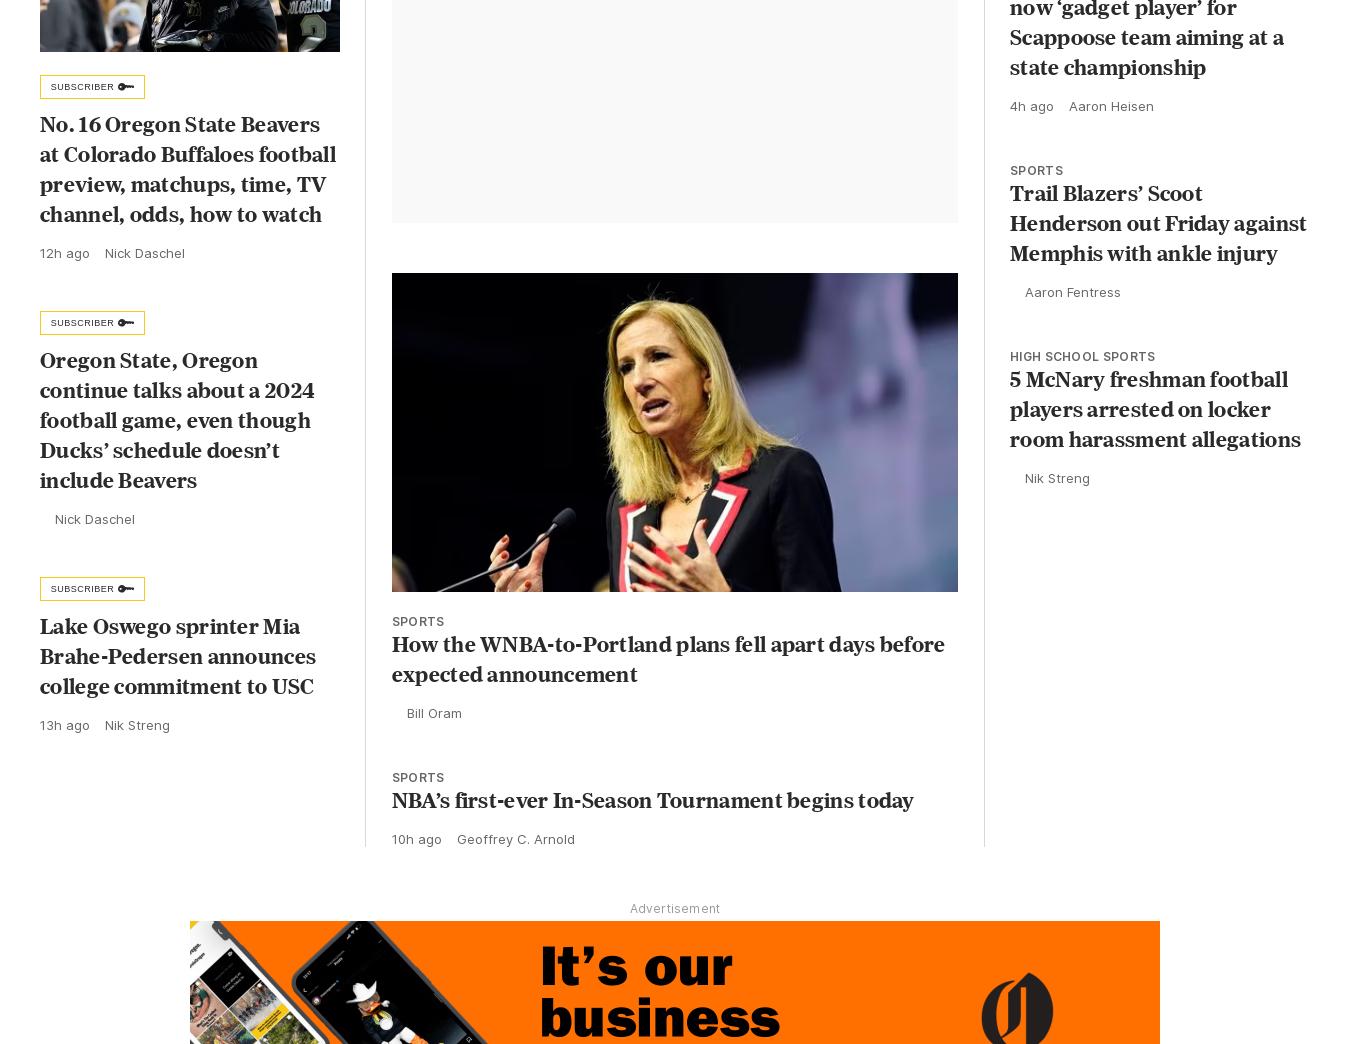 The height and width of the screenshot is (1044, 1350). Describe the element at coordinates (38, 257) in the screenshot. I see `'12h ago'` at that location.